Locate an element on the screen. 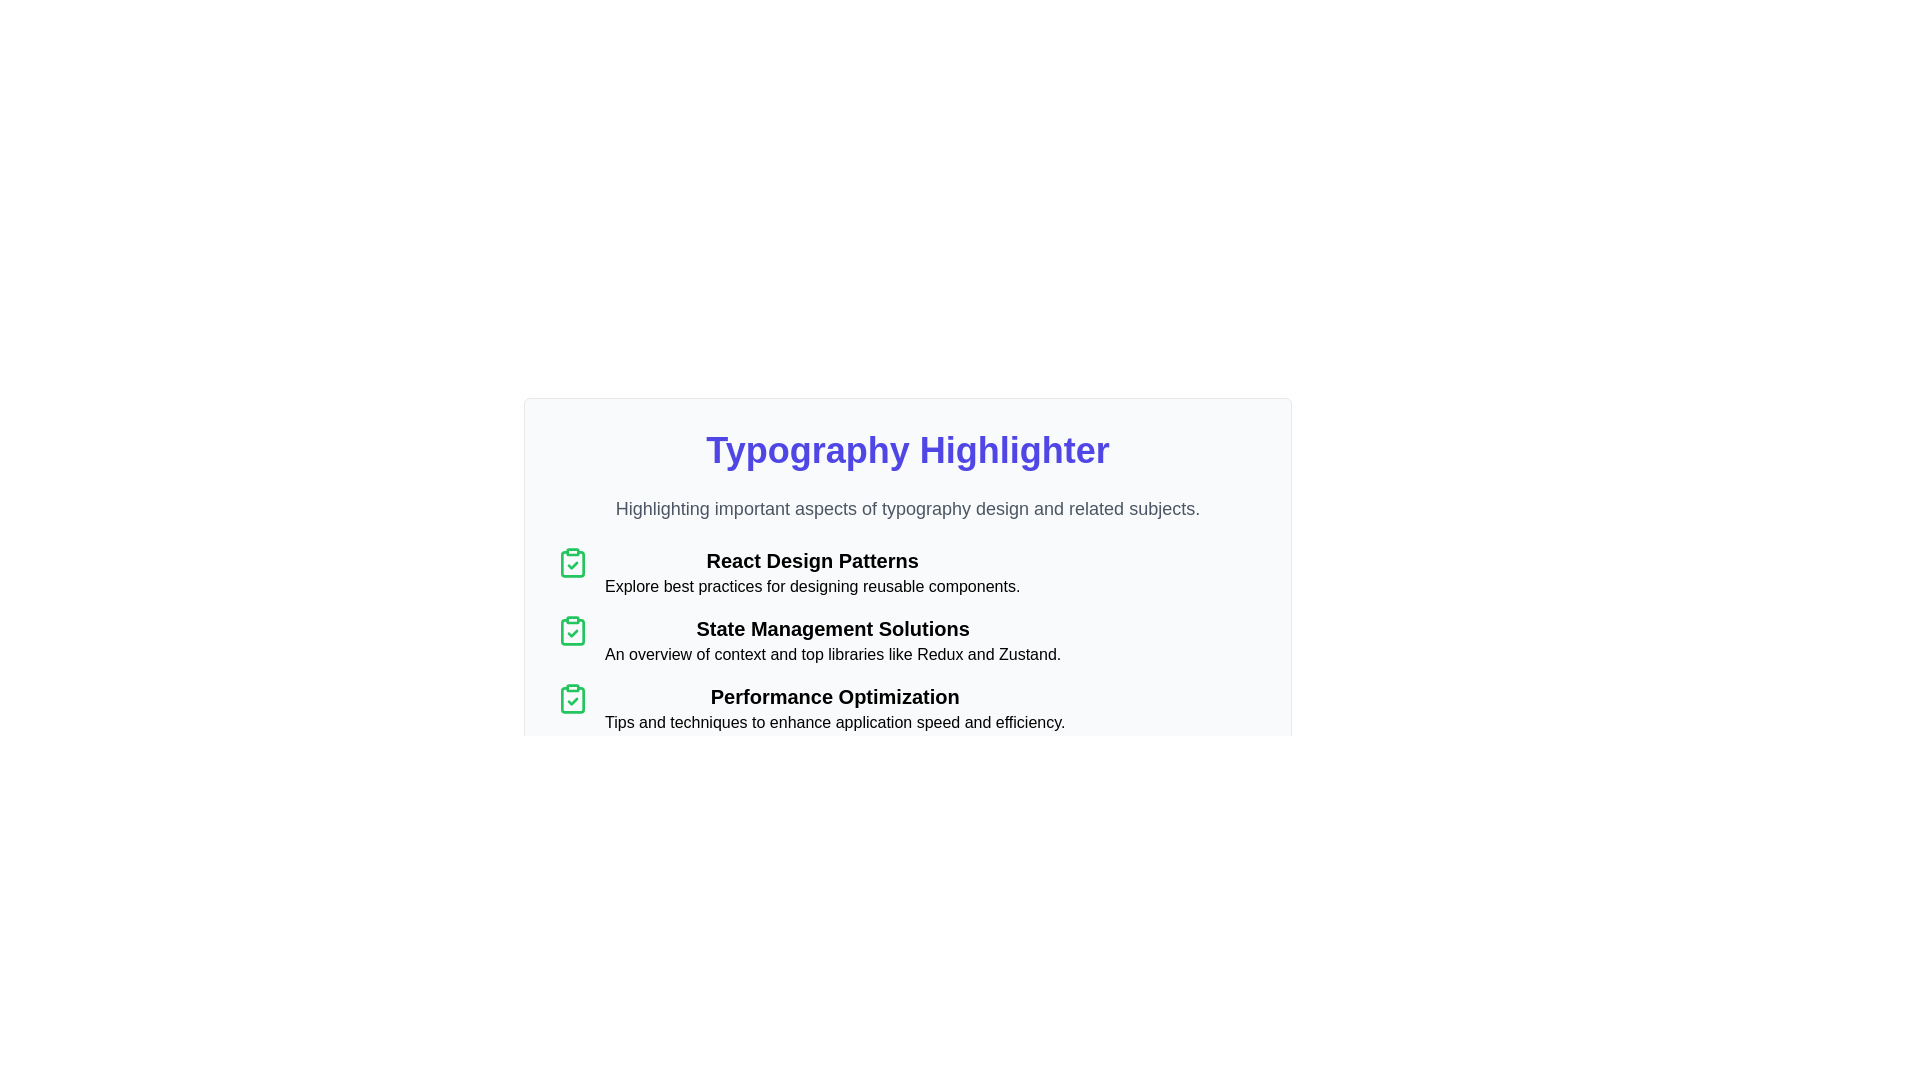 This screenshot has height=1080, width=1920. the bold text element reading 'React Design Patterns', which is positioned at the top of the first entry in a vertical list within a card-like layout is located at coordinates (812, 560).